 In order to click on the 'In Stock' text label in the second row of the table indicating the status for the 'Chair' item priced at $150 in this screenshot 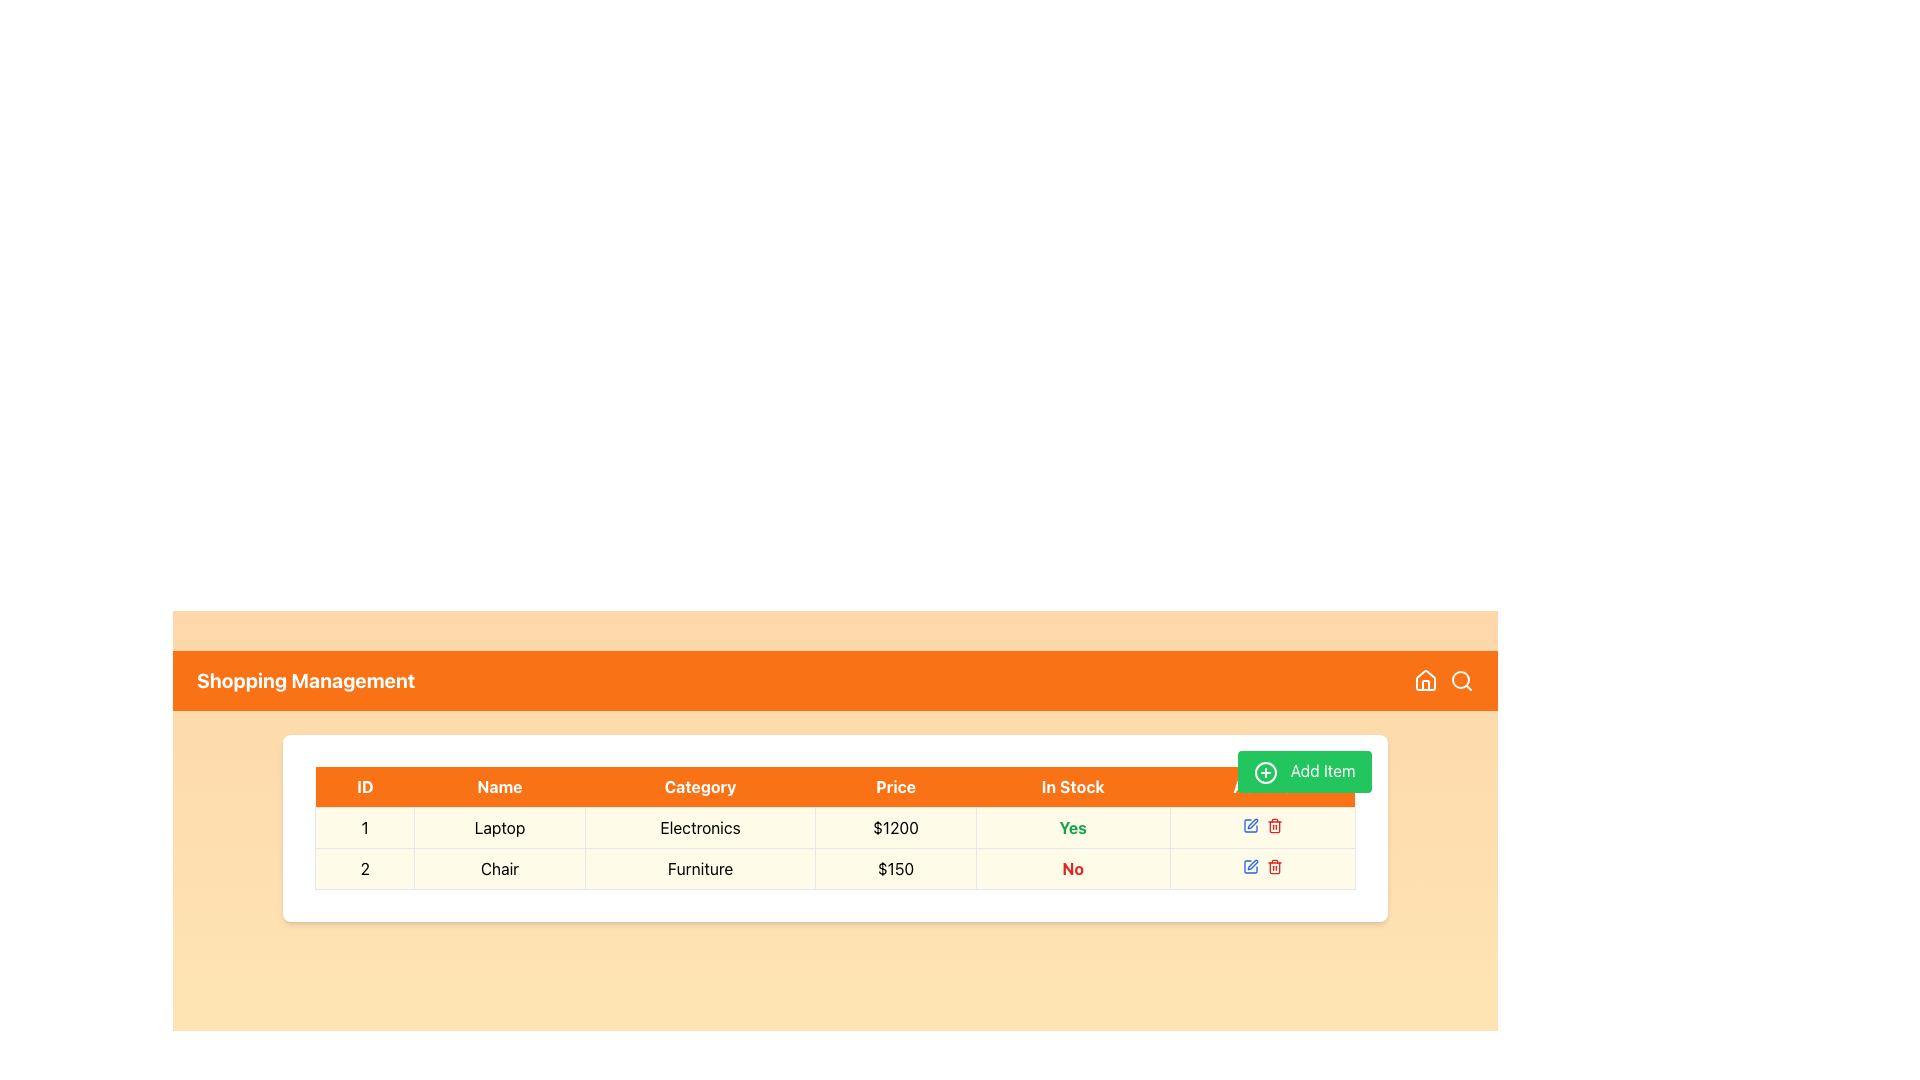, I will do `click(1072, 867)`.